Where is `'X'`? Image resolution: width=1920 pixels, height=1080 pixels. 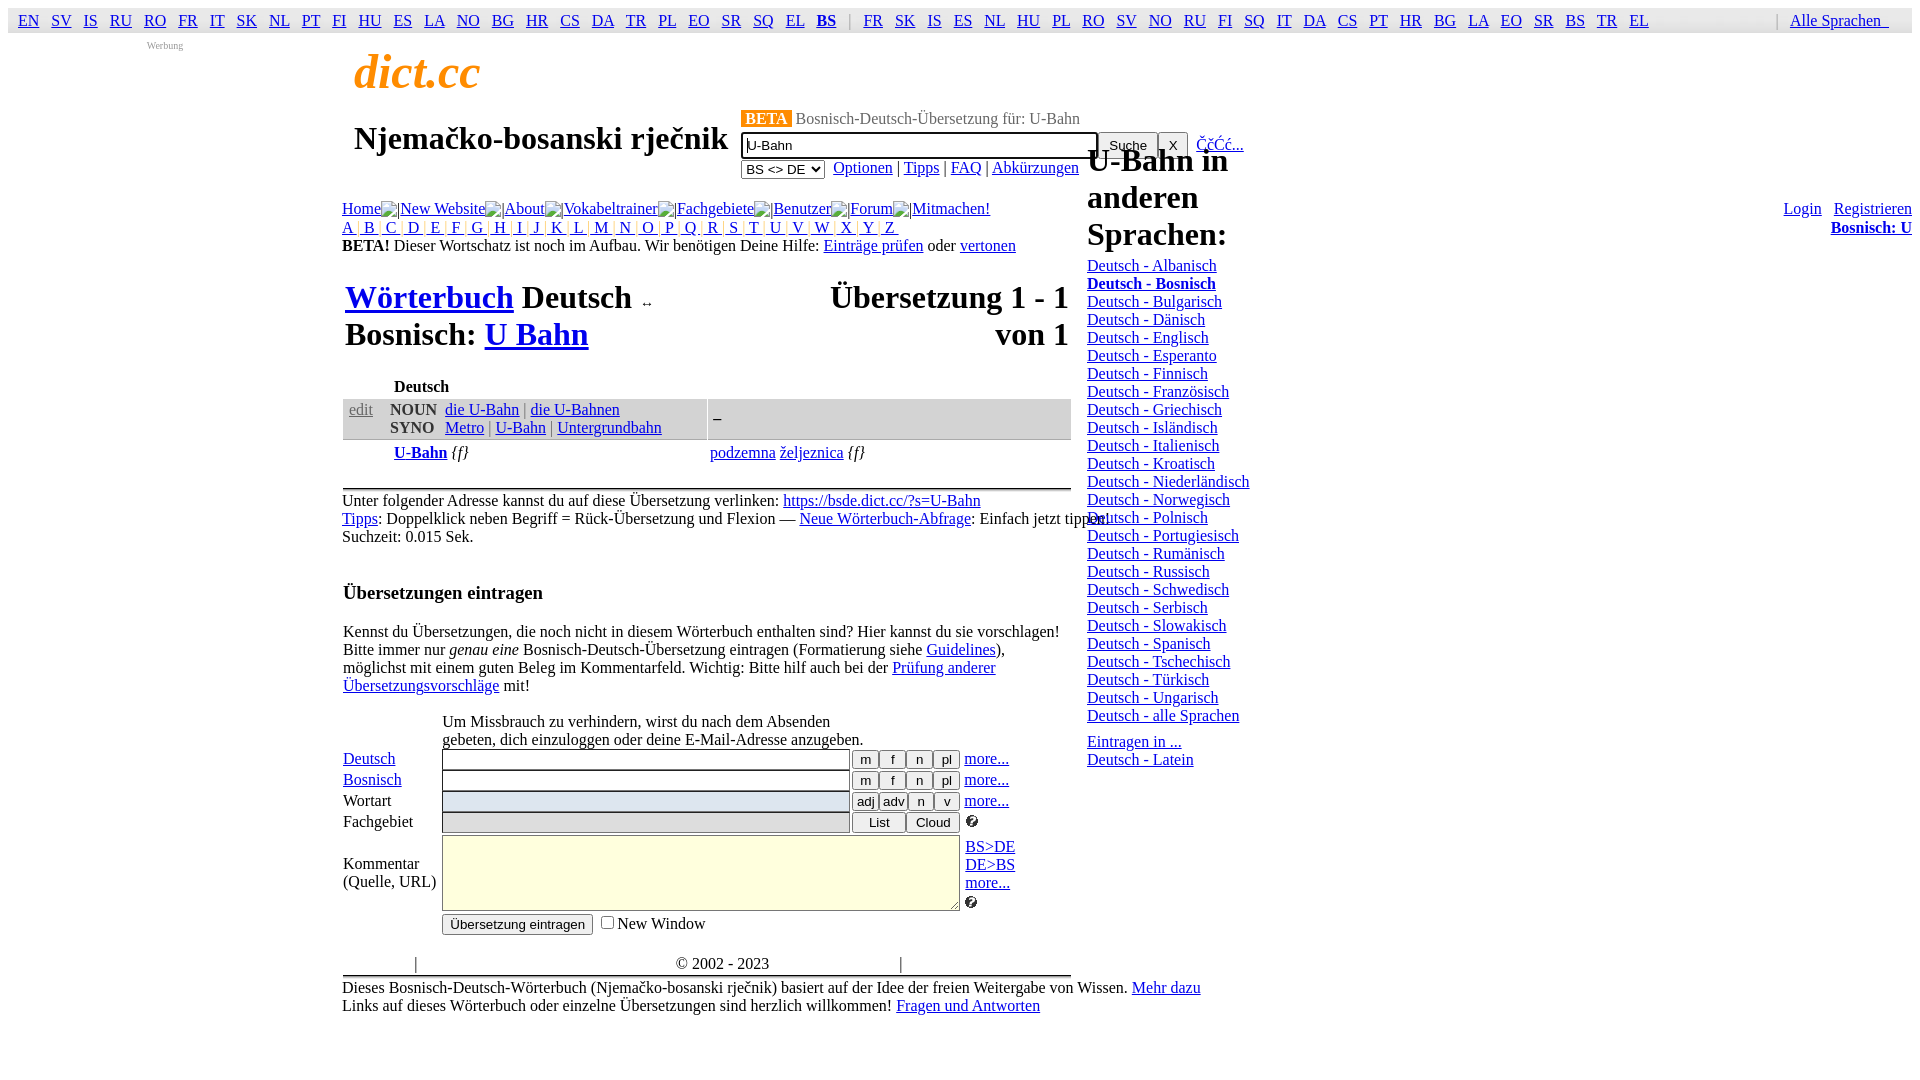 'X' is located at coordinates (1157, 144).